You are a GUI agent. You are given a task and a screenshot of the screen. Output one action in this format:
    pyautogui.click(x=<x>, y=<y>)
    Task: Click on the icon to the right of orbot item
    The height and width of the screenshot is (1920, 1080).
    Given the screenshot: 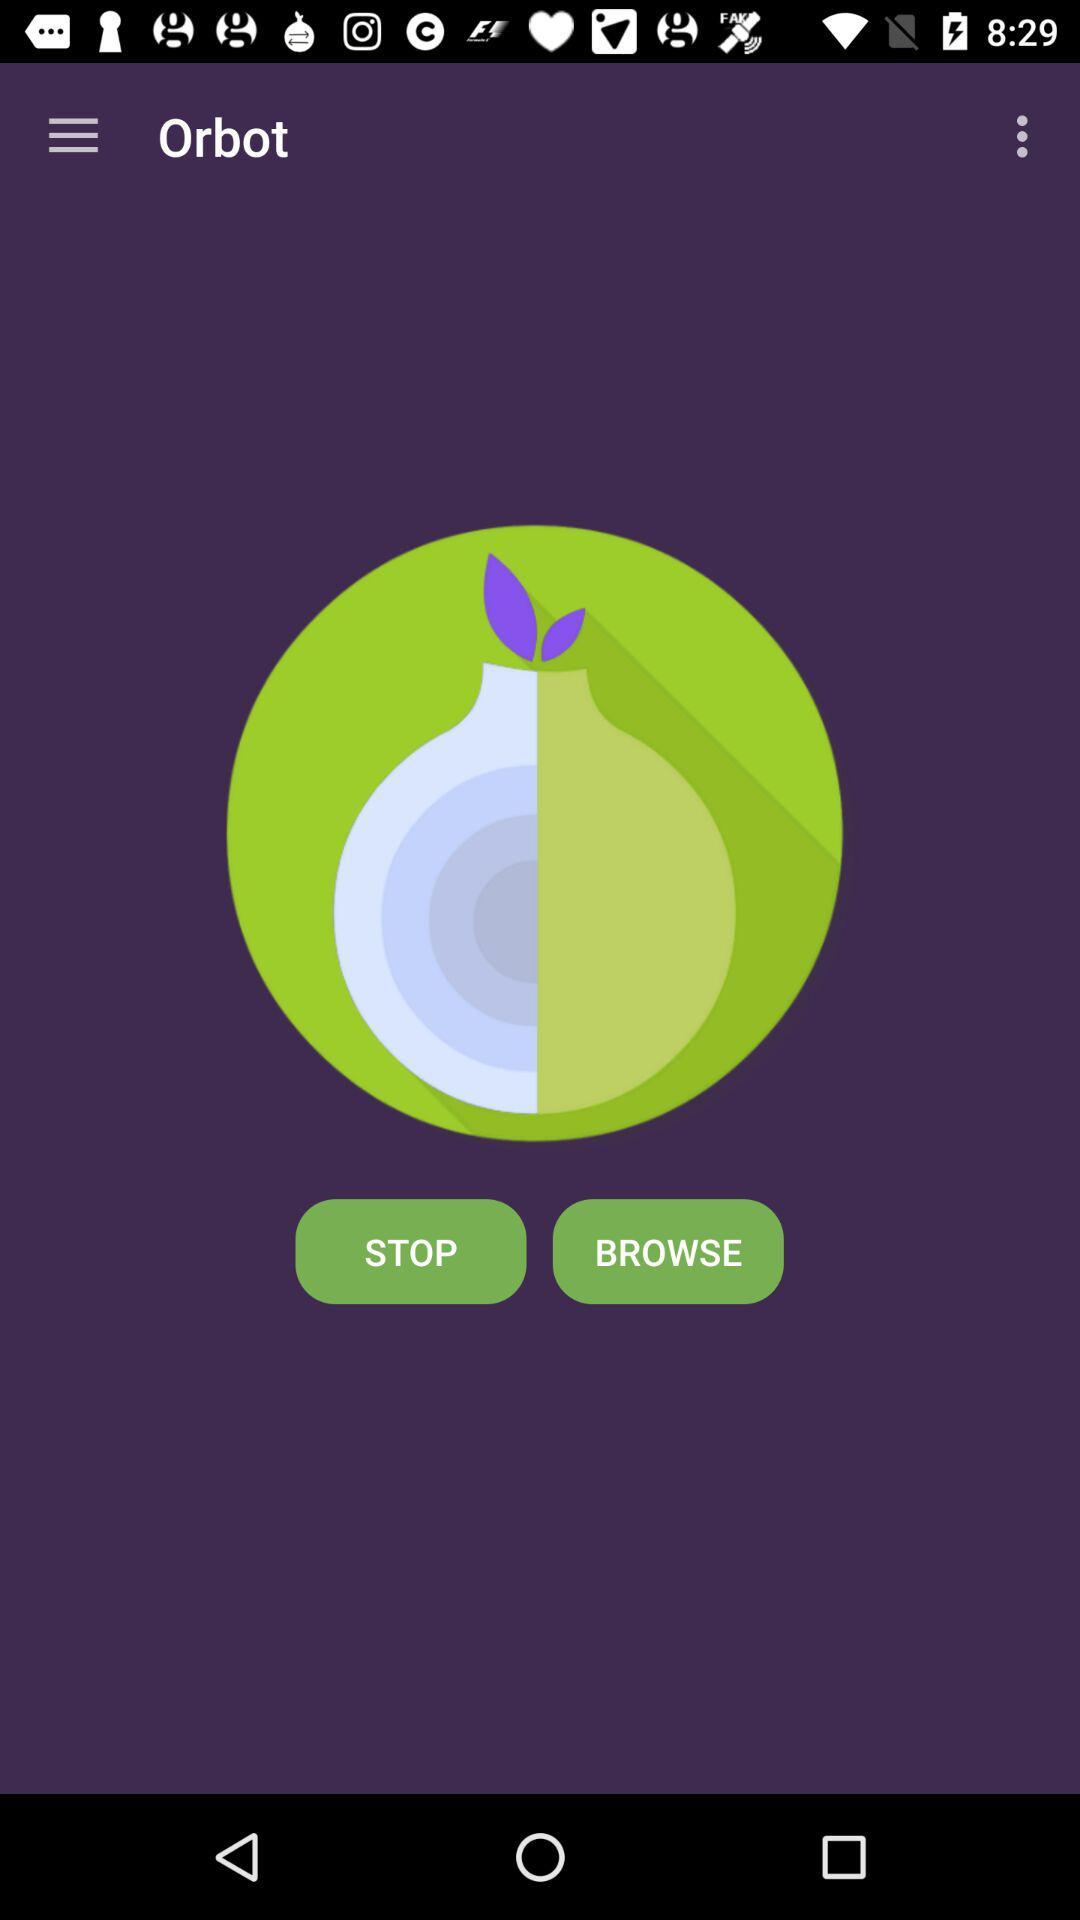 What is the action you would take?
    pyautogui.click(x=1027, y=135)
    